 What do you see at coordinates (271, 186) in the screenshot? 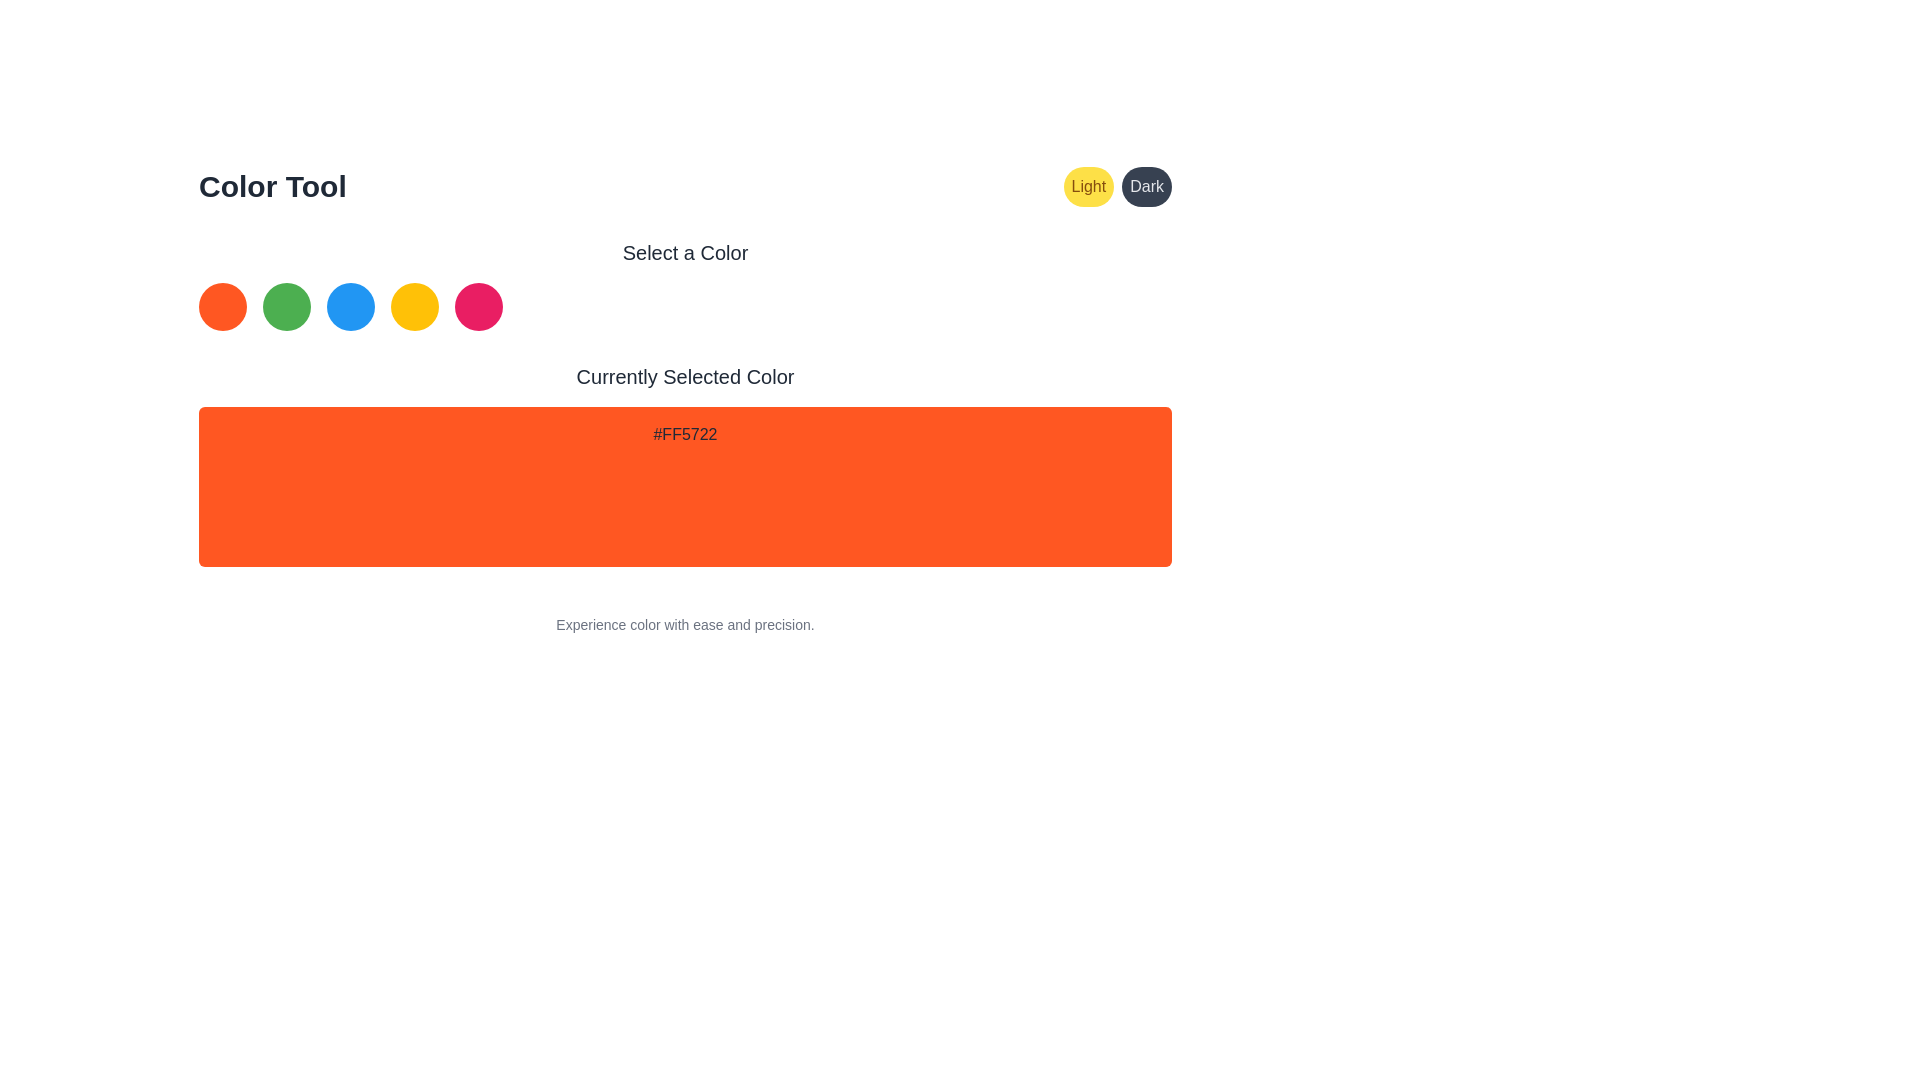
I see `the text element displaying 'Color Tool', which is bold and large, positioned near the top-left of the interface` at bounding box center [271, 186].